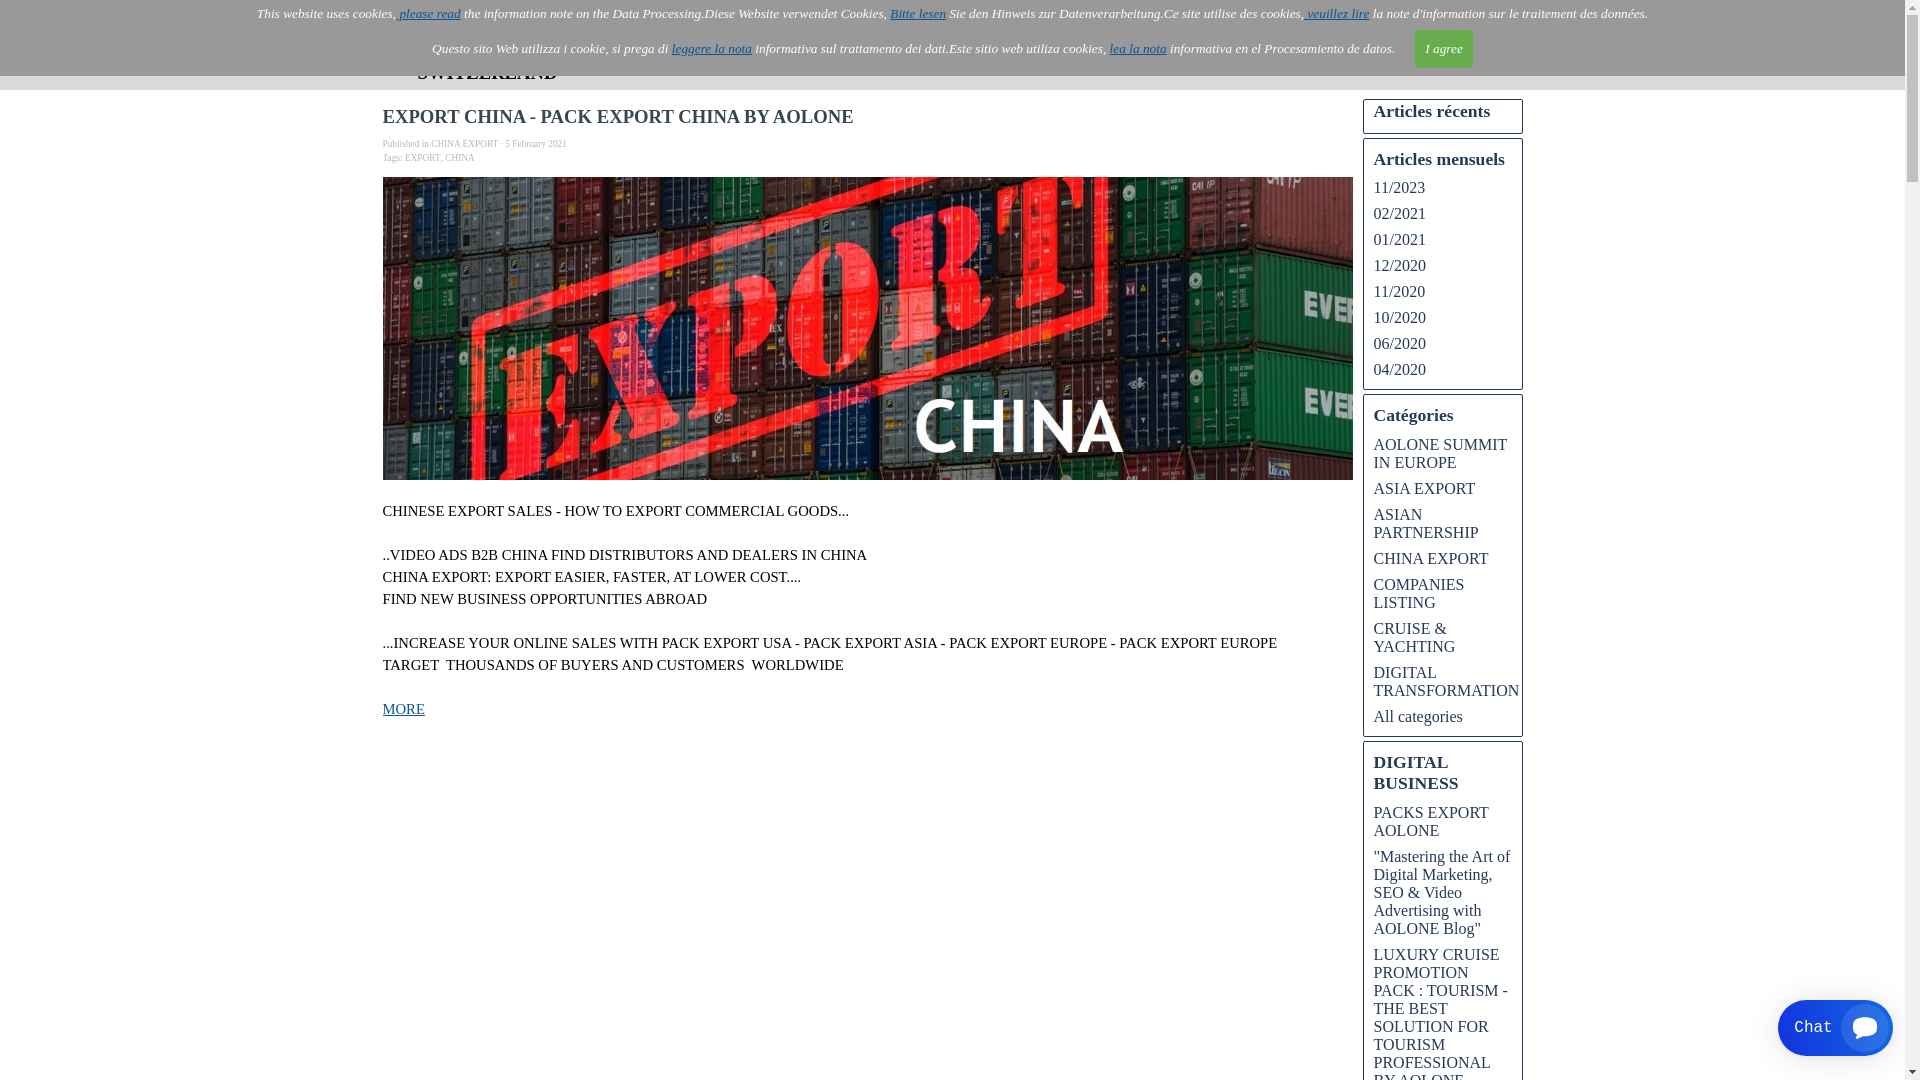 The width and height of the screenshot is (1920, 1080). What do you see at coordinates (1399, 213) in the screenshot?
I see `'02/2021'` at bounding box center [1399, 213].